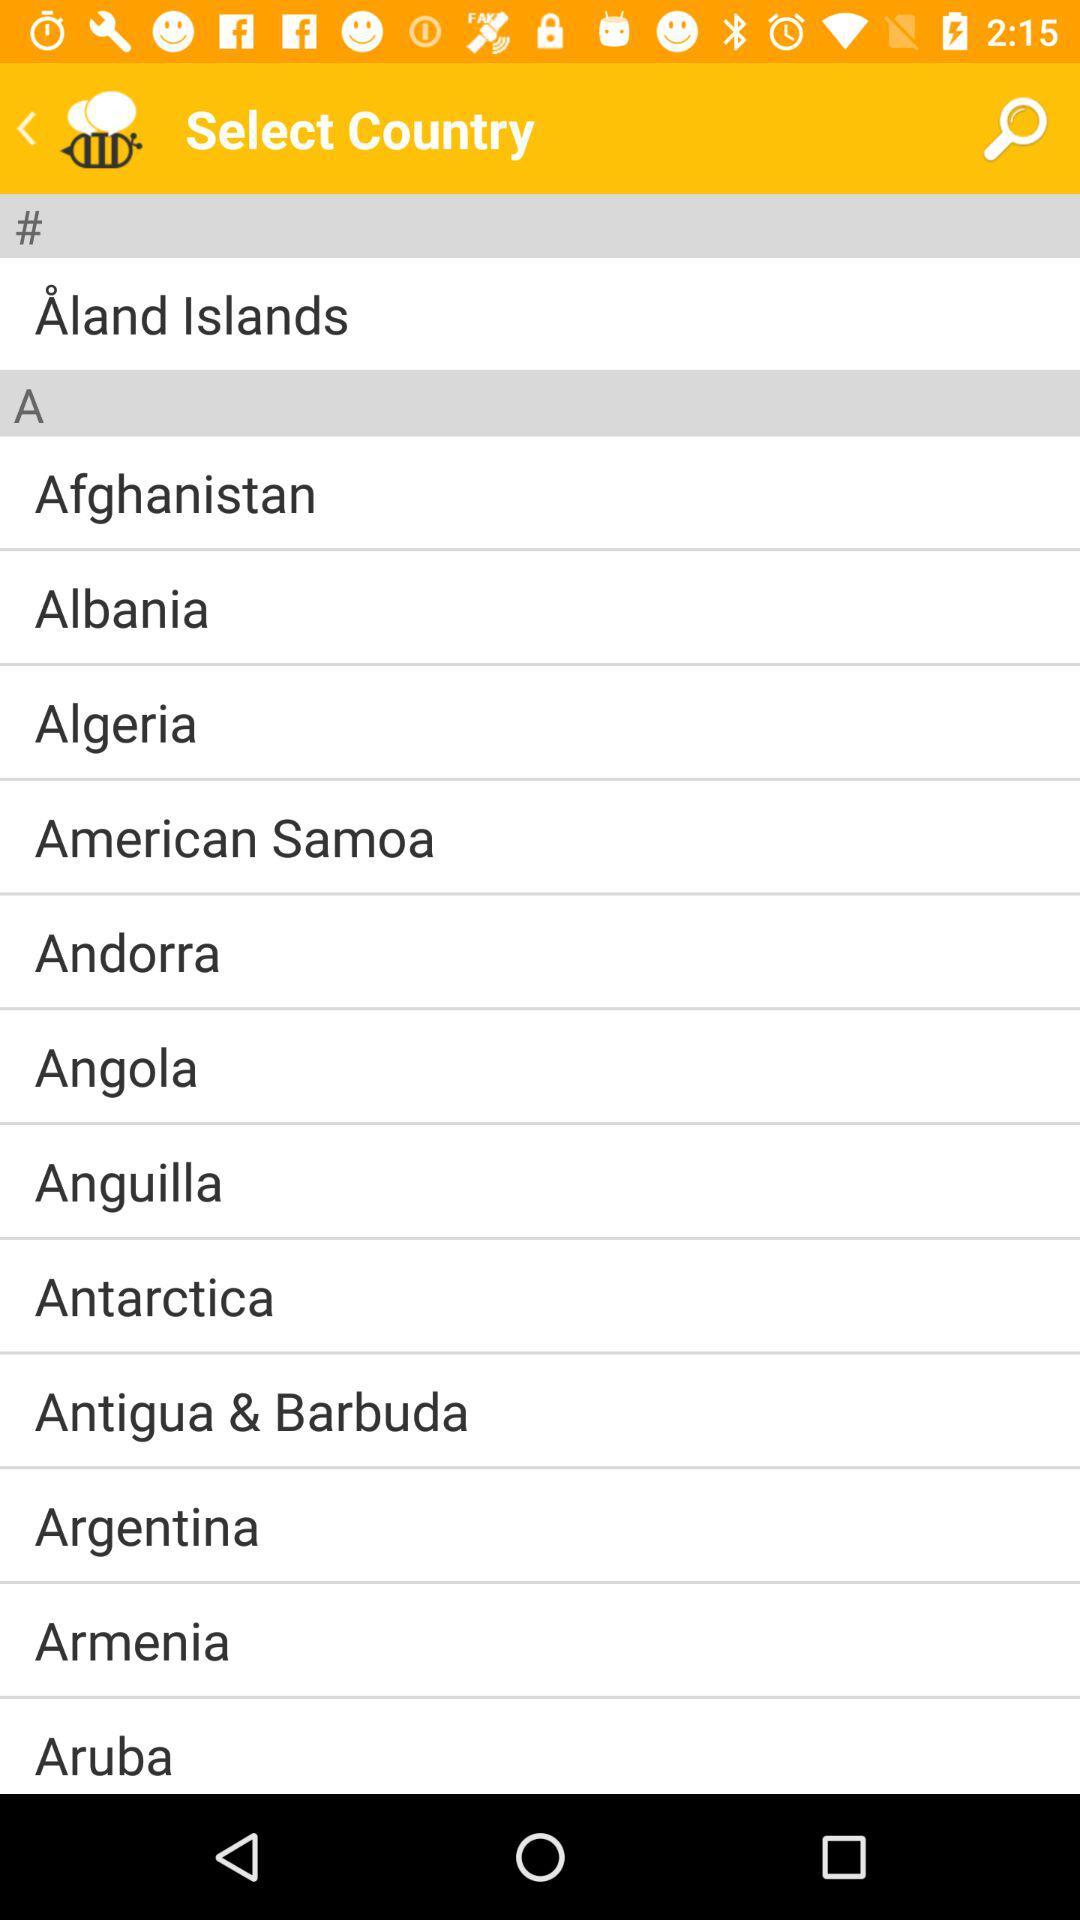  Describe the element at coordinates (540, 1008) in the screenshot. I see `the item above angola icon` at that location.